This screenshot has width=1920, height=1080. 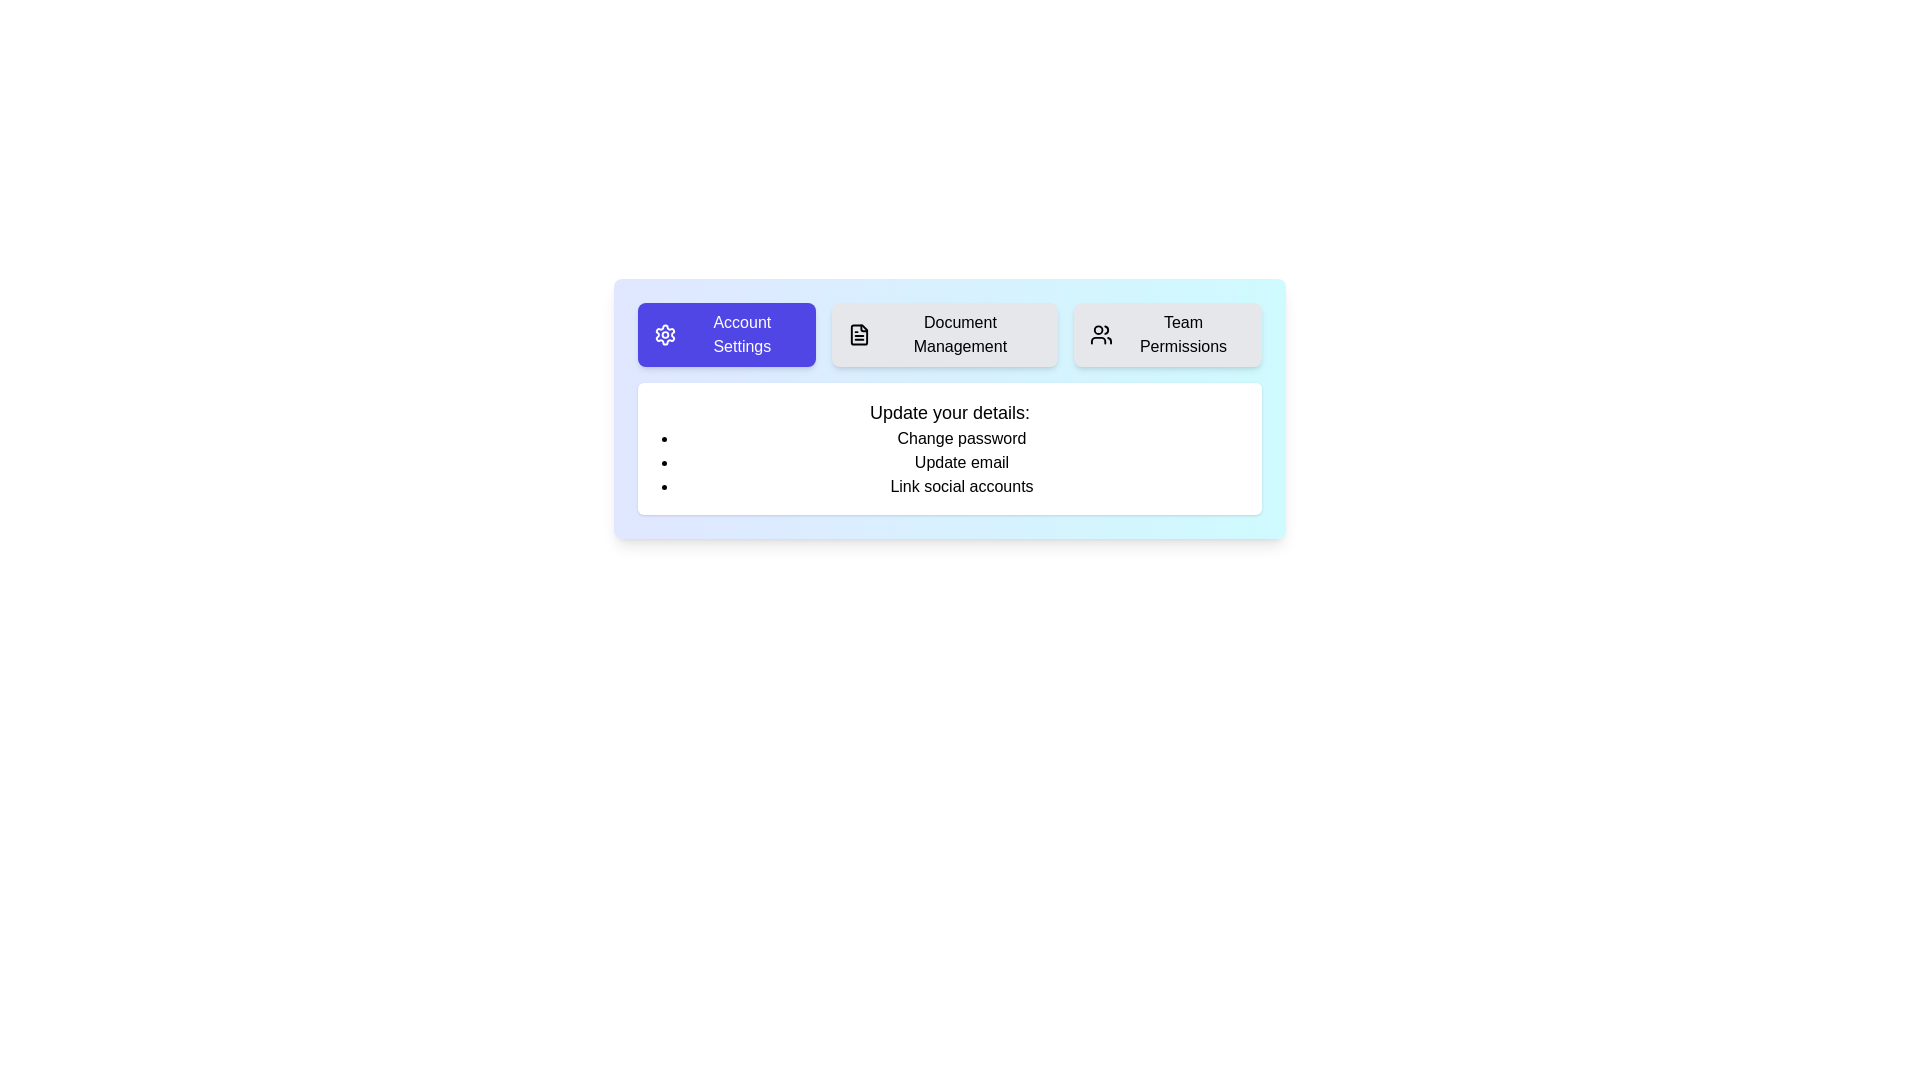 What do you see at coordinates (961, 438) in the screenshot?
I see `the 'Change password' text label, which is the first item in the bullet-pointed list under 'Update your details:' section` at bounding box center [961, 438].